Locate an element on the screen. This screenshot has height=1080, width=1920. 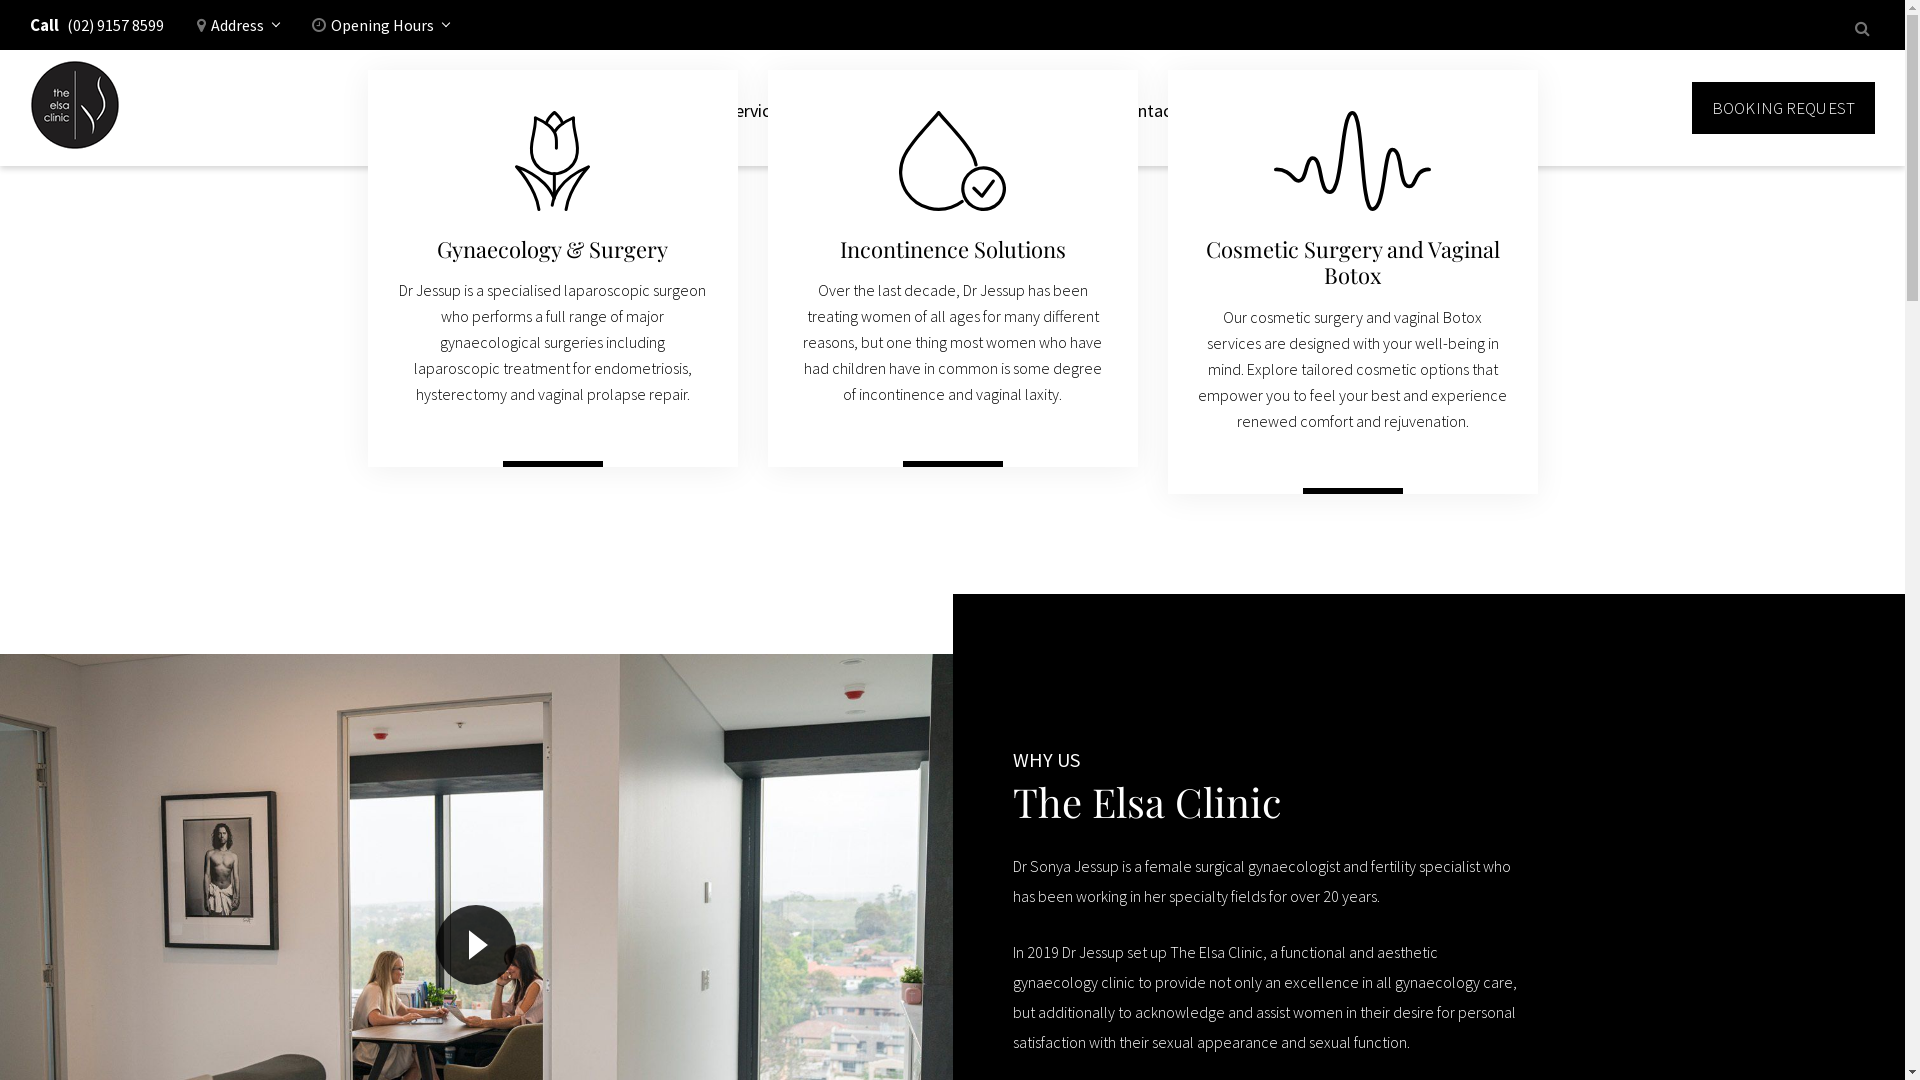
'Journal' is located at coordinates (1059, 108).